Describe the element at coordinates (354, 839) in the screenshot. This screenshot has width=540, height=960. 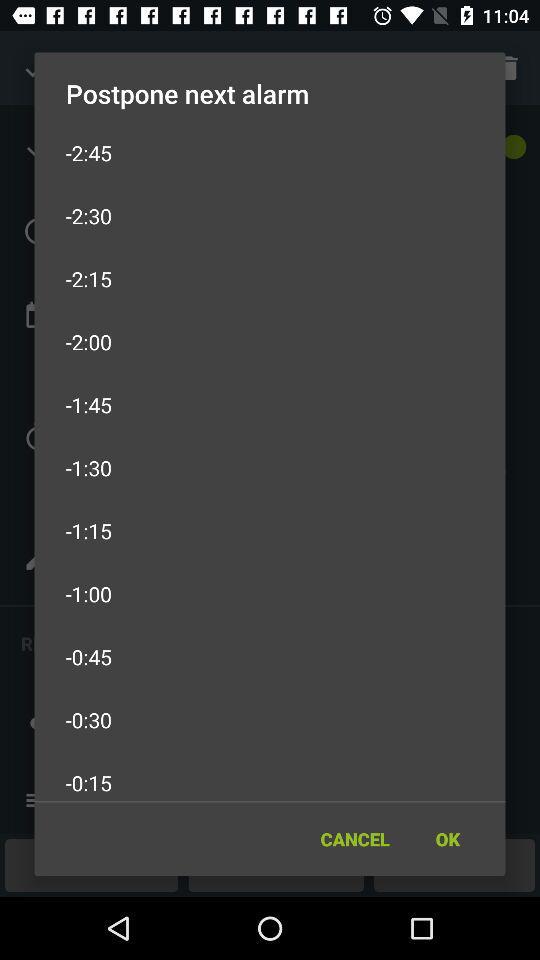
I see `the item next to the ok item` at that location.